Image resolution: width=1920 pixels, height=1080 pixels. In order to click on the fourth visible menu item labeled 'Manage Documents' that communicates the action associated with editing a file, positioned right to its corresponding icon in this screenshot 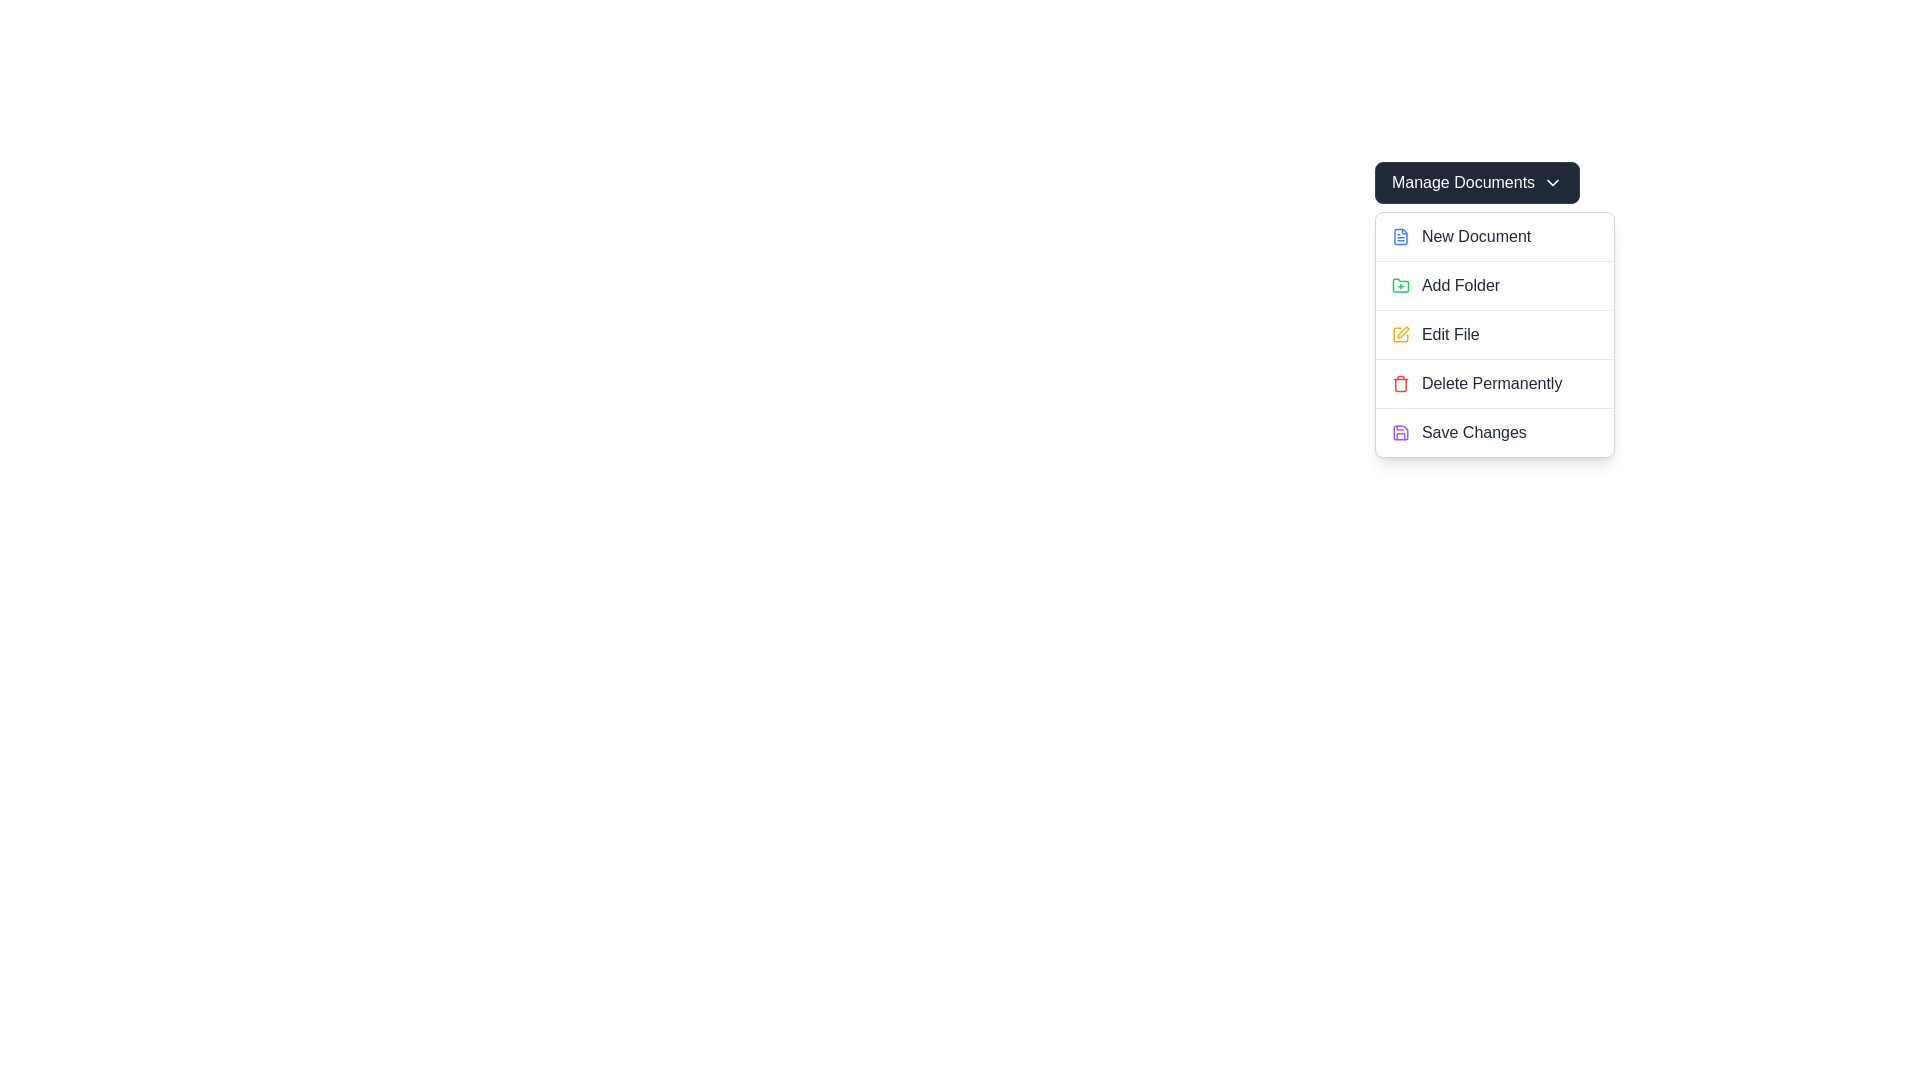, I will do `click(1450, 334)`.